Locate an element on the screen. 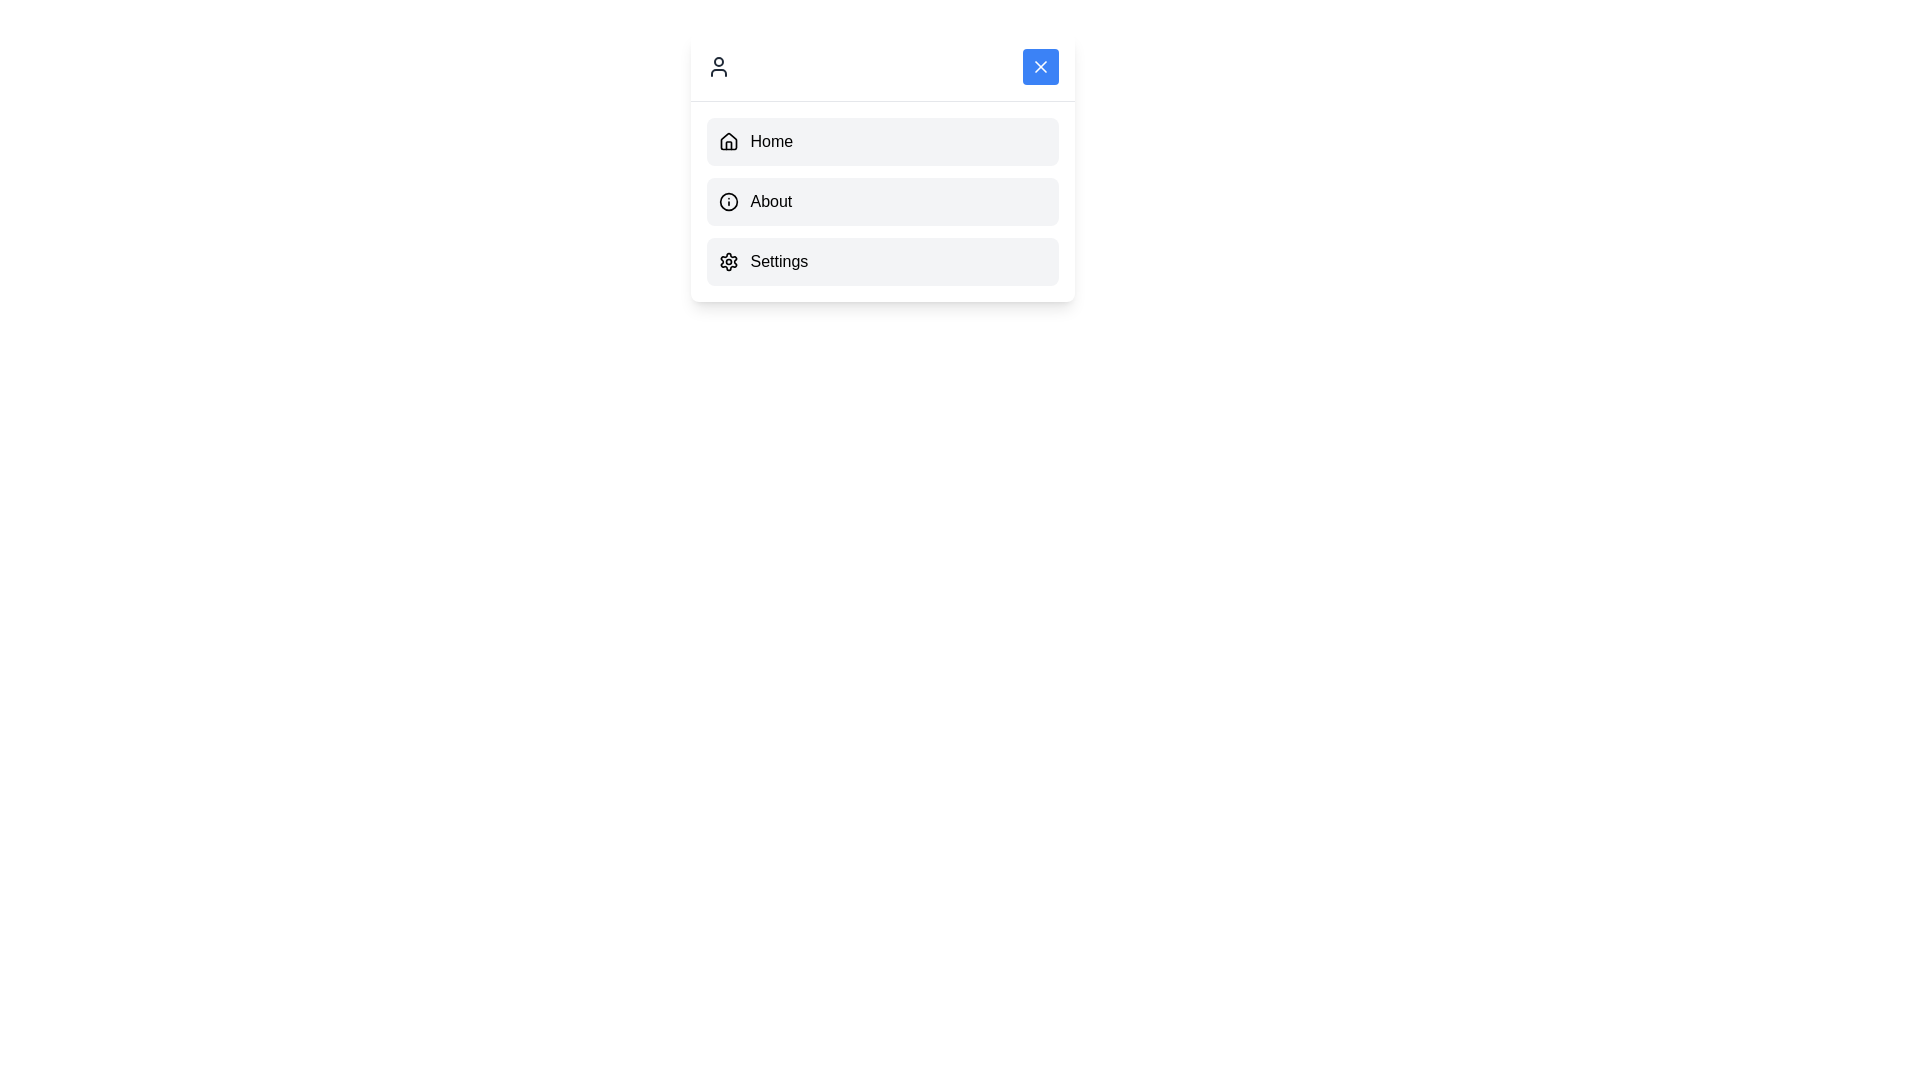 This screenshot has height=1080, width=1920. the gear-like icon that represents settings, positioned to the left of the 'Settings' text label is located at coordinates (727, 261).